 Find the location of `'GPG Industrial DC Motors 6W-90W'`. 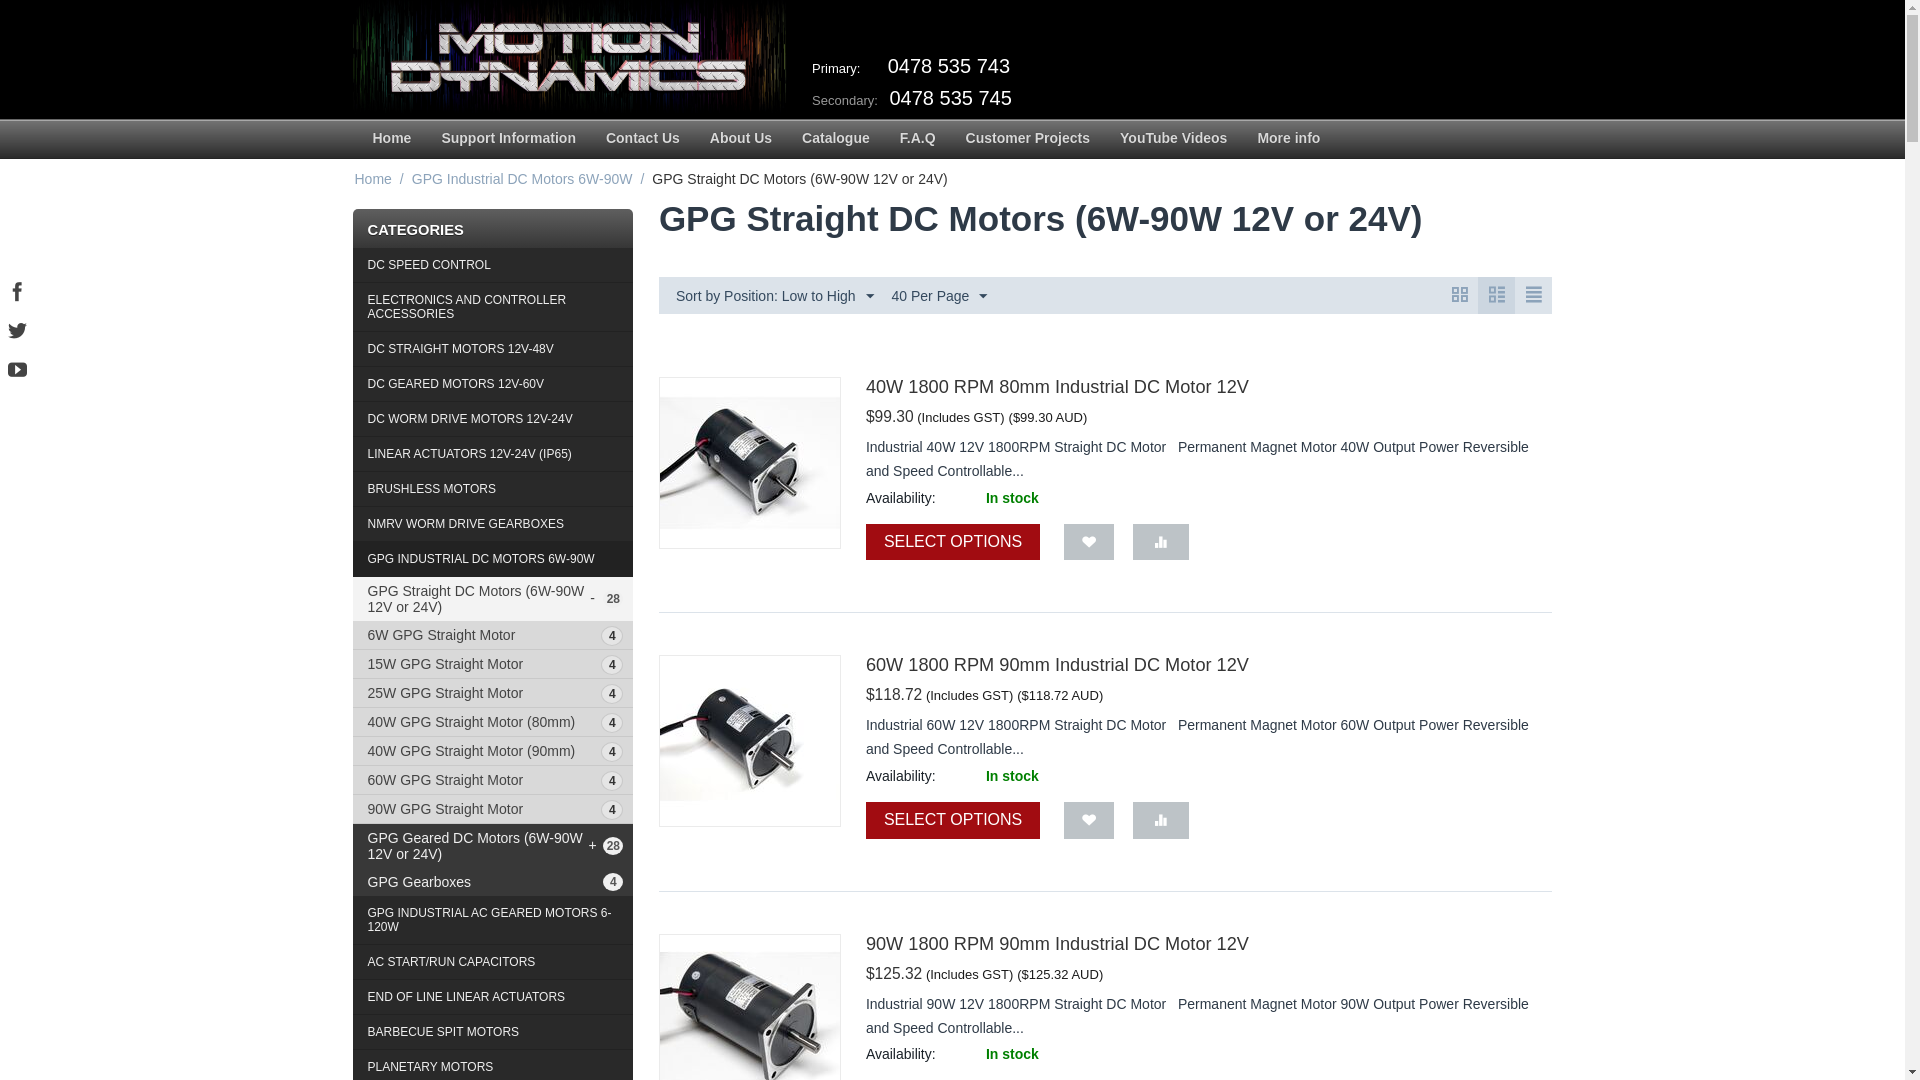

'GPG Industrial DC Motors 6W-90W' is located at coordinates (522, 177).